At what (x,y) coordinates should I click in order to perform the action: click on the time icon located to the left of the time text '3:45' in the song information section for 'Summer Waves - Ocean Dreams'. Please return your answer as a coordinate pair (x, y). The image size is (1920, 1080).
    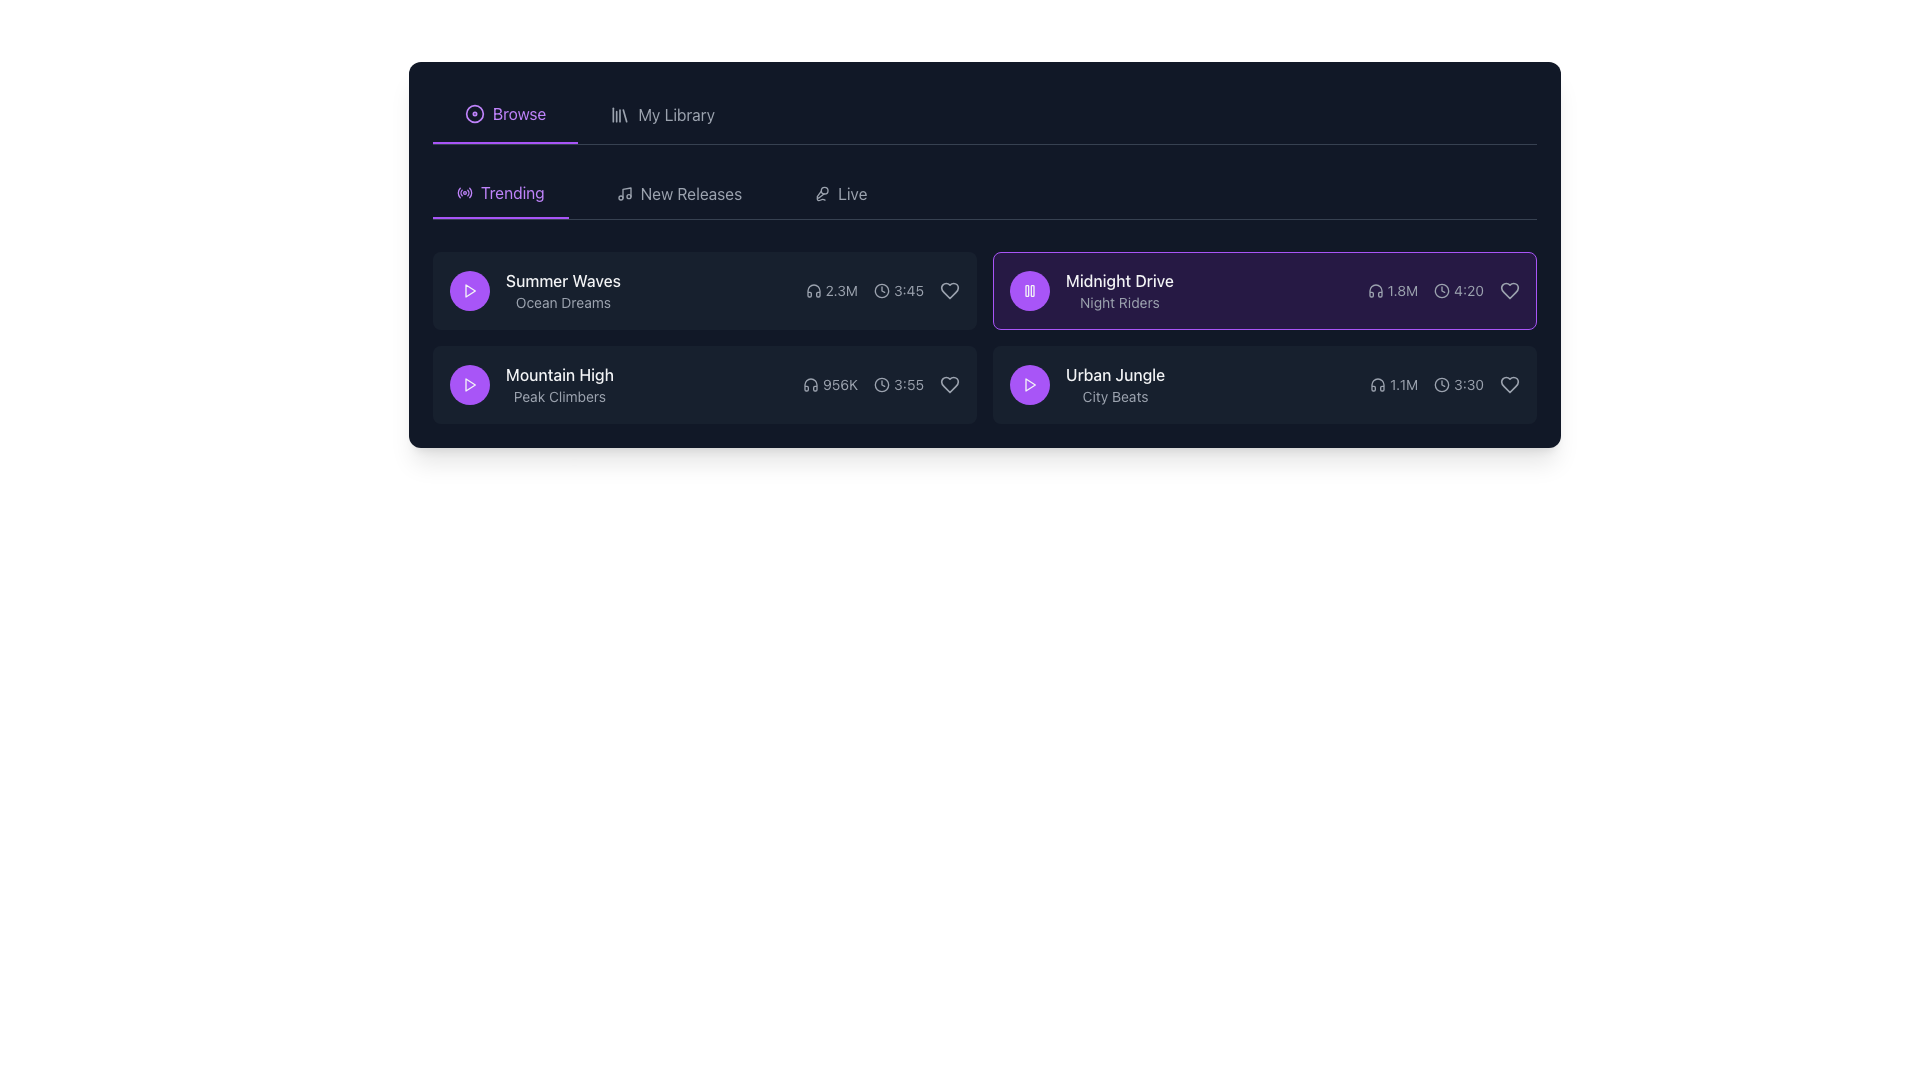
    Looking at the image, I should click on (881, 290).